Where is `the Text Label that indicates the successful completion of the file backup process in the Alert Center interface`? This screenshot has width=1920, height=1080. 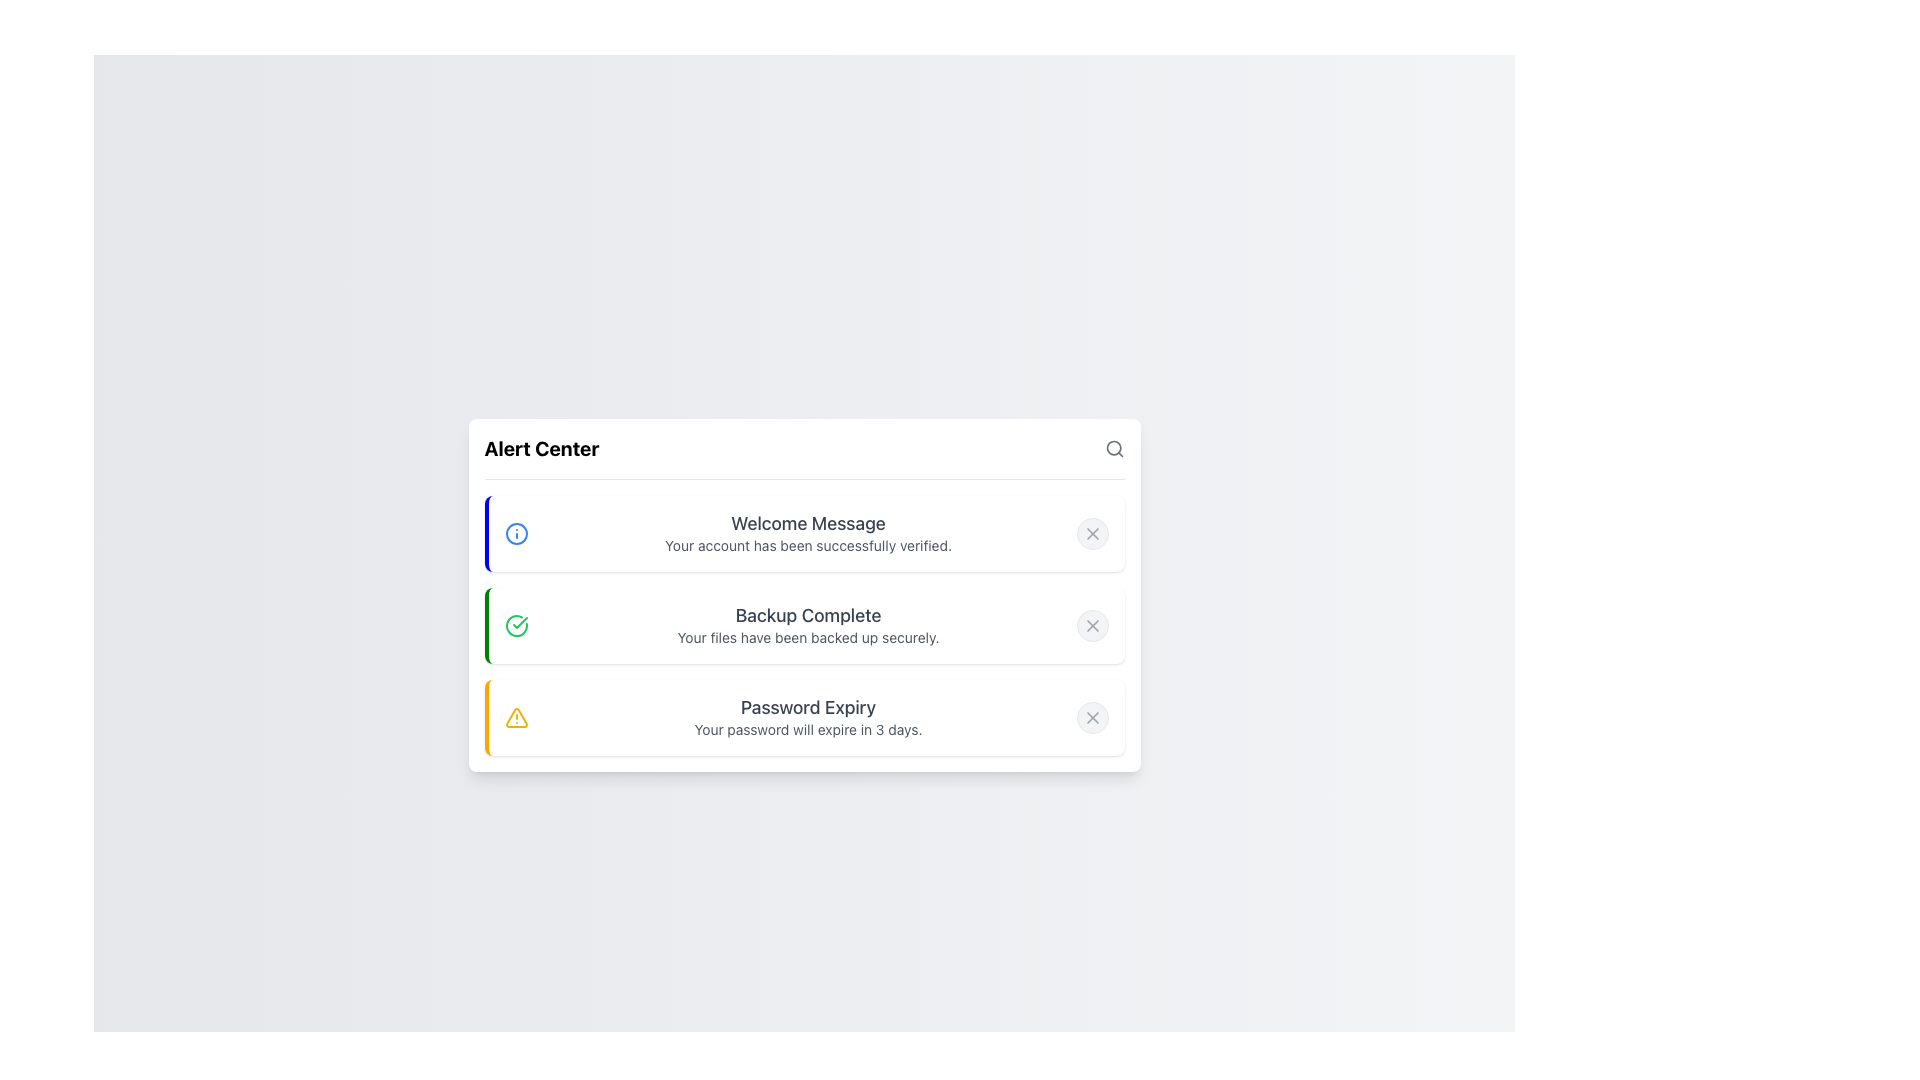
the Text Label that indicates the successful completion of the file backup process in the Alert Center interface is located at coordinates (808, 614).